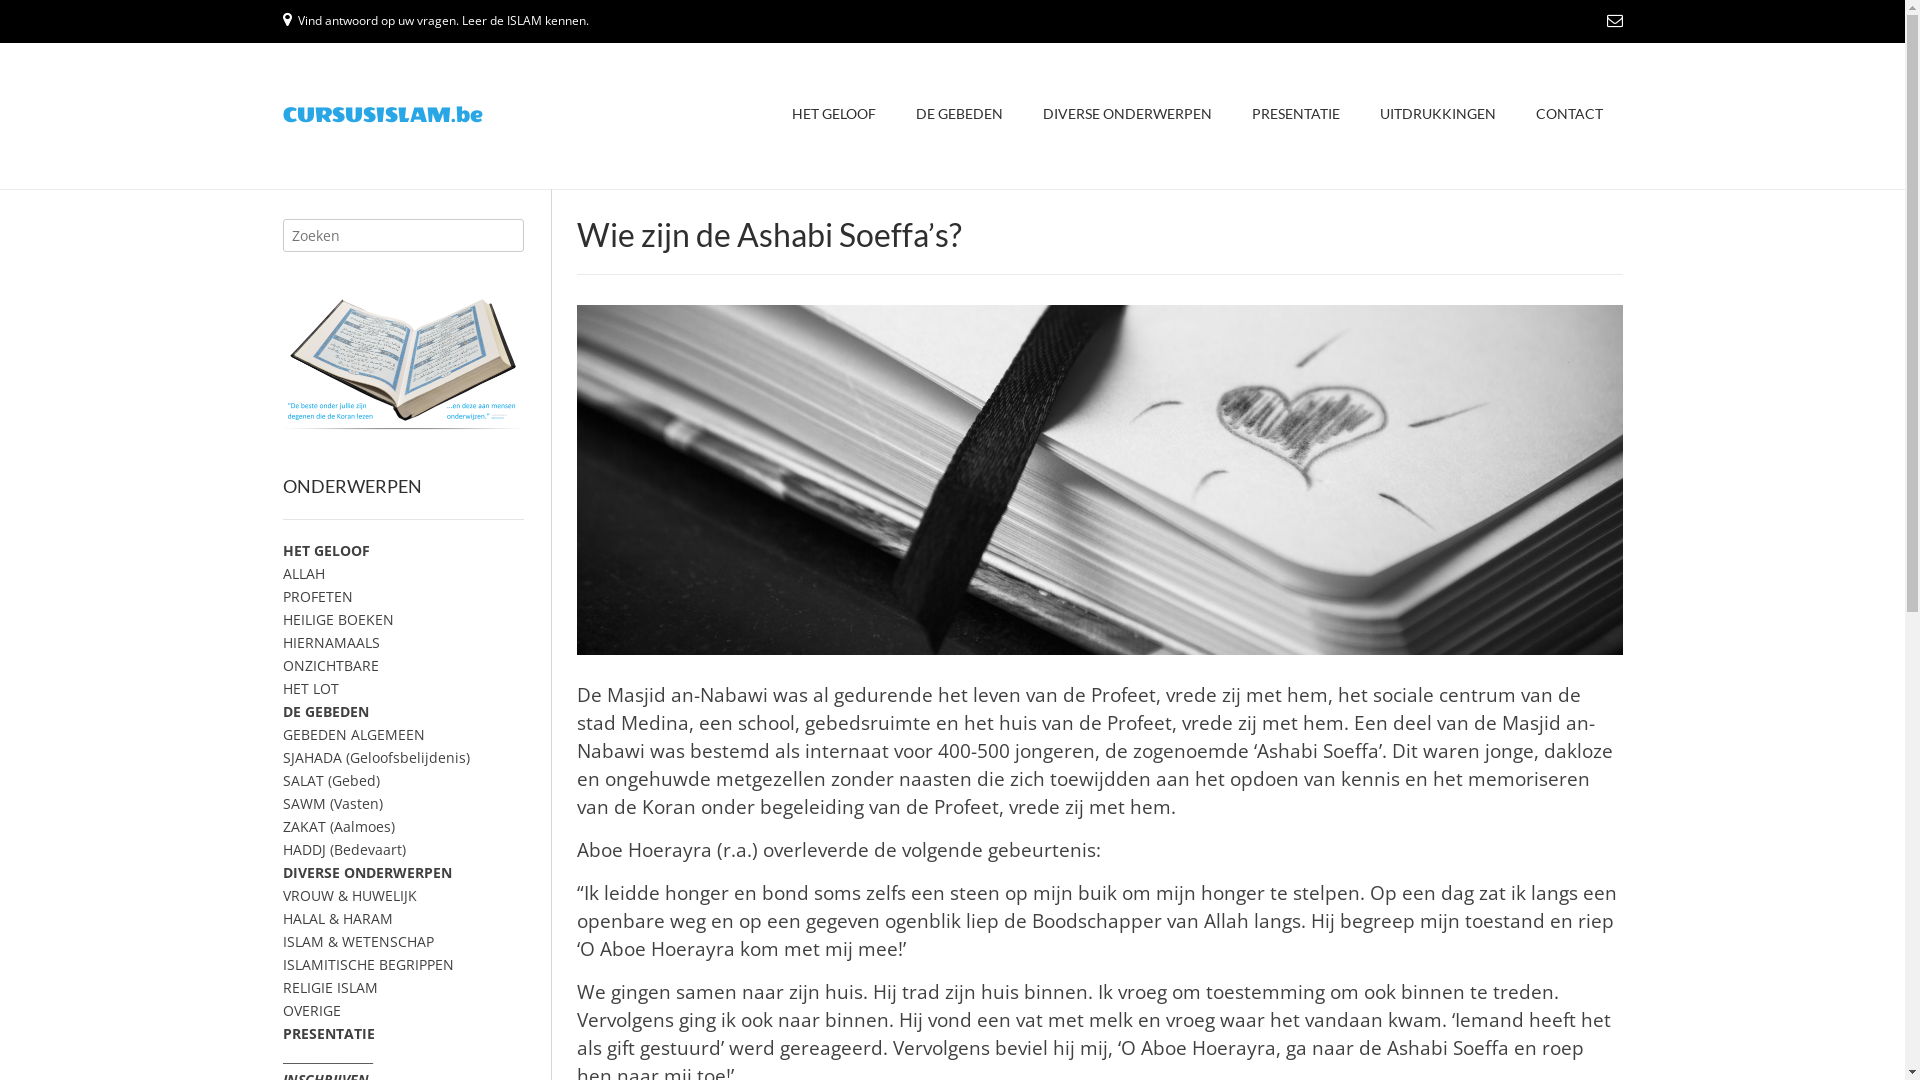  What do you see at coordinates (1613, 19) in the screenshot?
I see `'Send Us an Email'` at bounding box center [1613, 19].